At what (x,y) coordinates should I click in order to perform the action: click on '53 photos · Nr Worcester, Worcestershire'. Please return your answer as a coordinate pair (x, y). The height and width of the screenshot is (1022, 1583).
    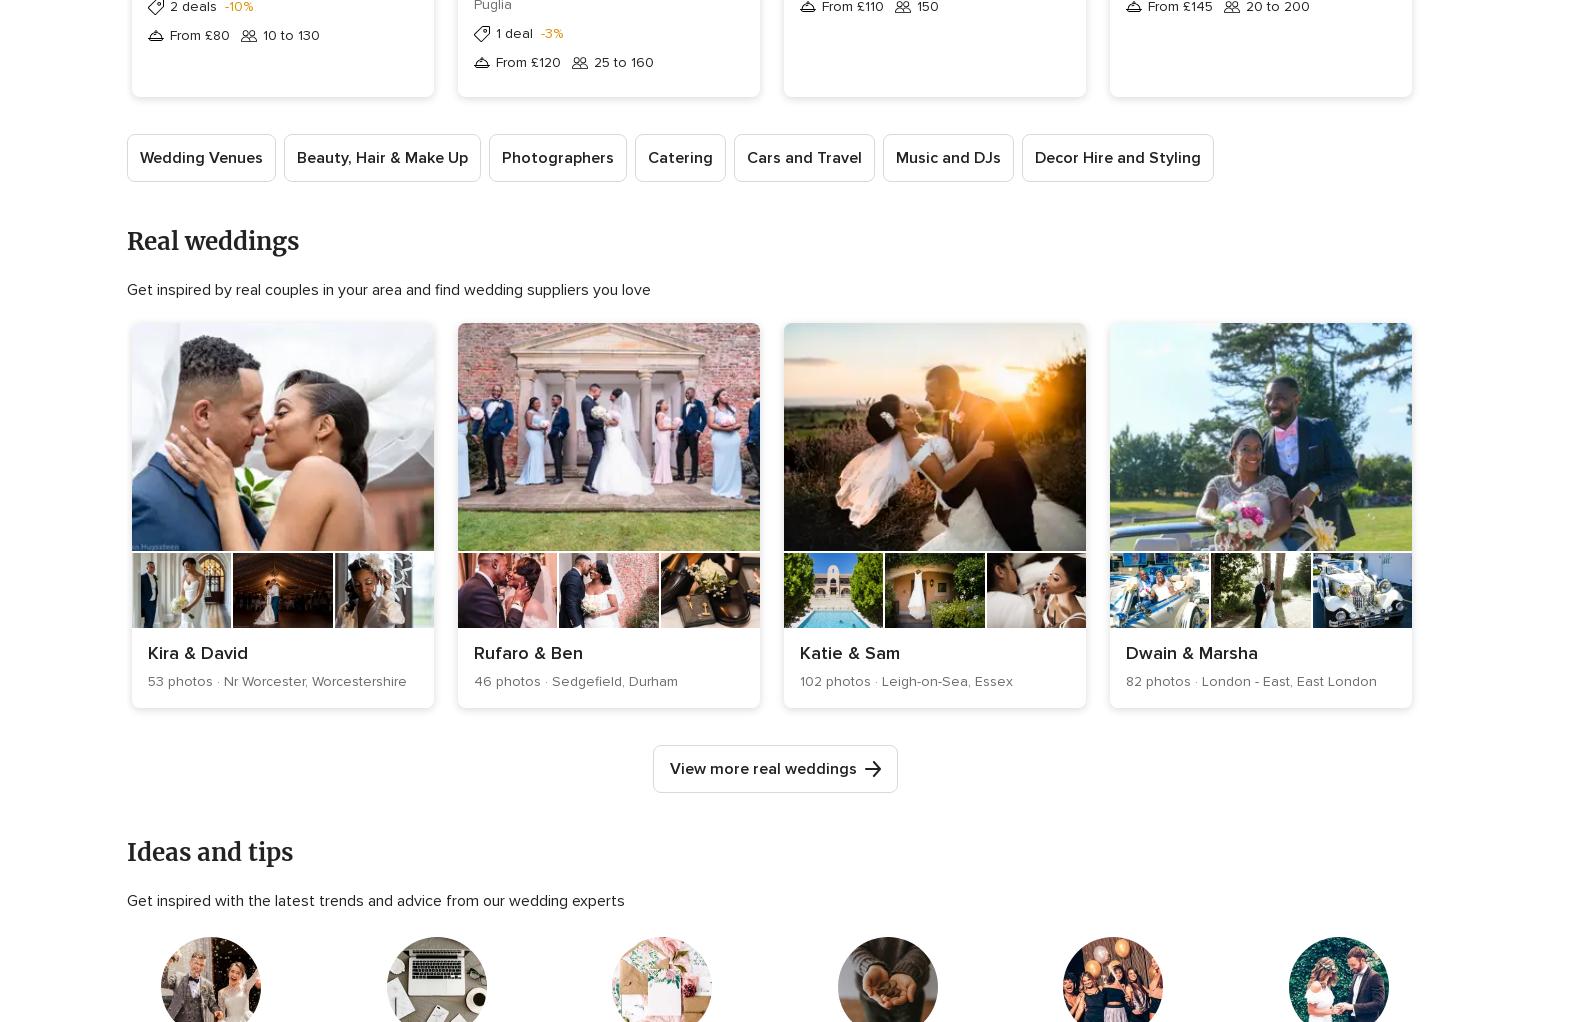
    Looking at the image, I should click on (277, 680).